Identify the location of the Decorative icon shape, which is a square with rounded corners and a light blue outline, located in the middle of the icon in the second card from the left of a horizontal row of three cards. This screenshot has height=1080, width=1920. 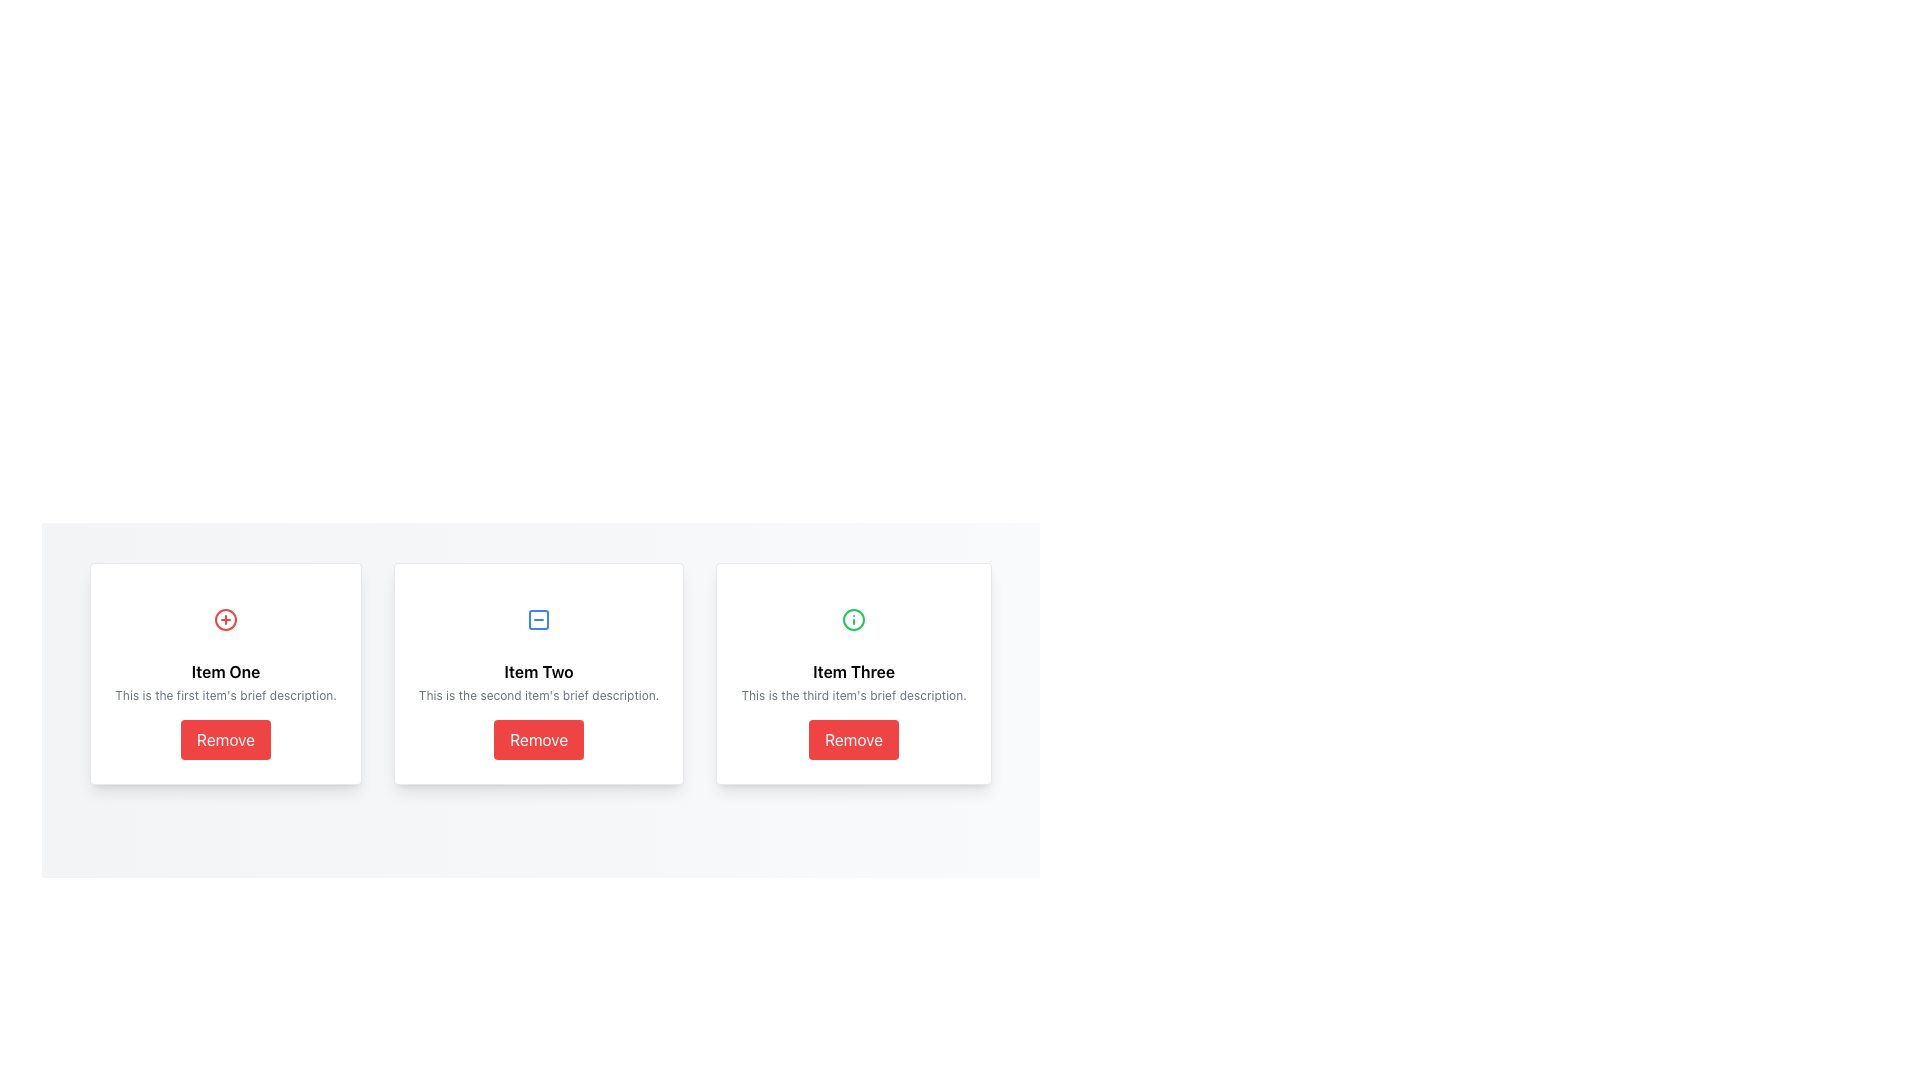
(539, 619).